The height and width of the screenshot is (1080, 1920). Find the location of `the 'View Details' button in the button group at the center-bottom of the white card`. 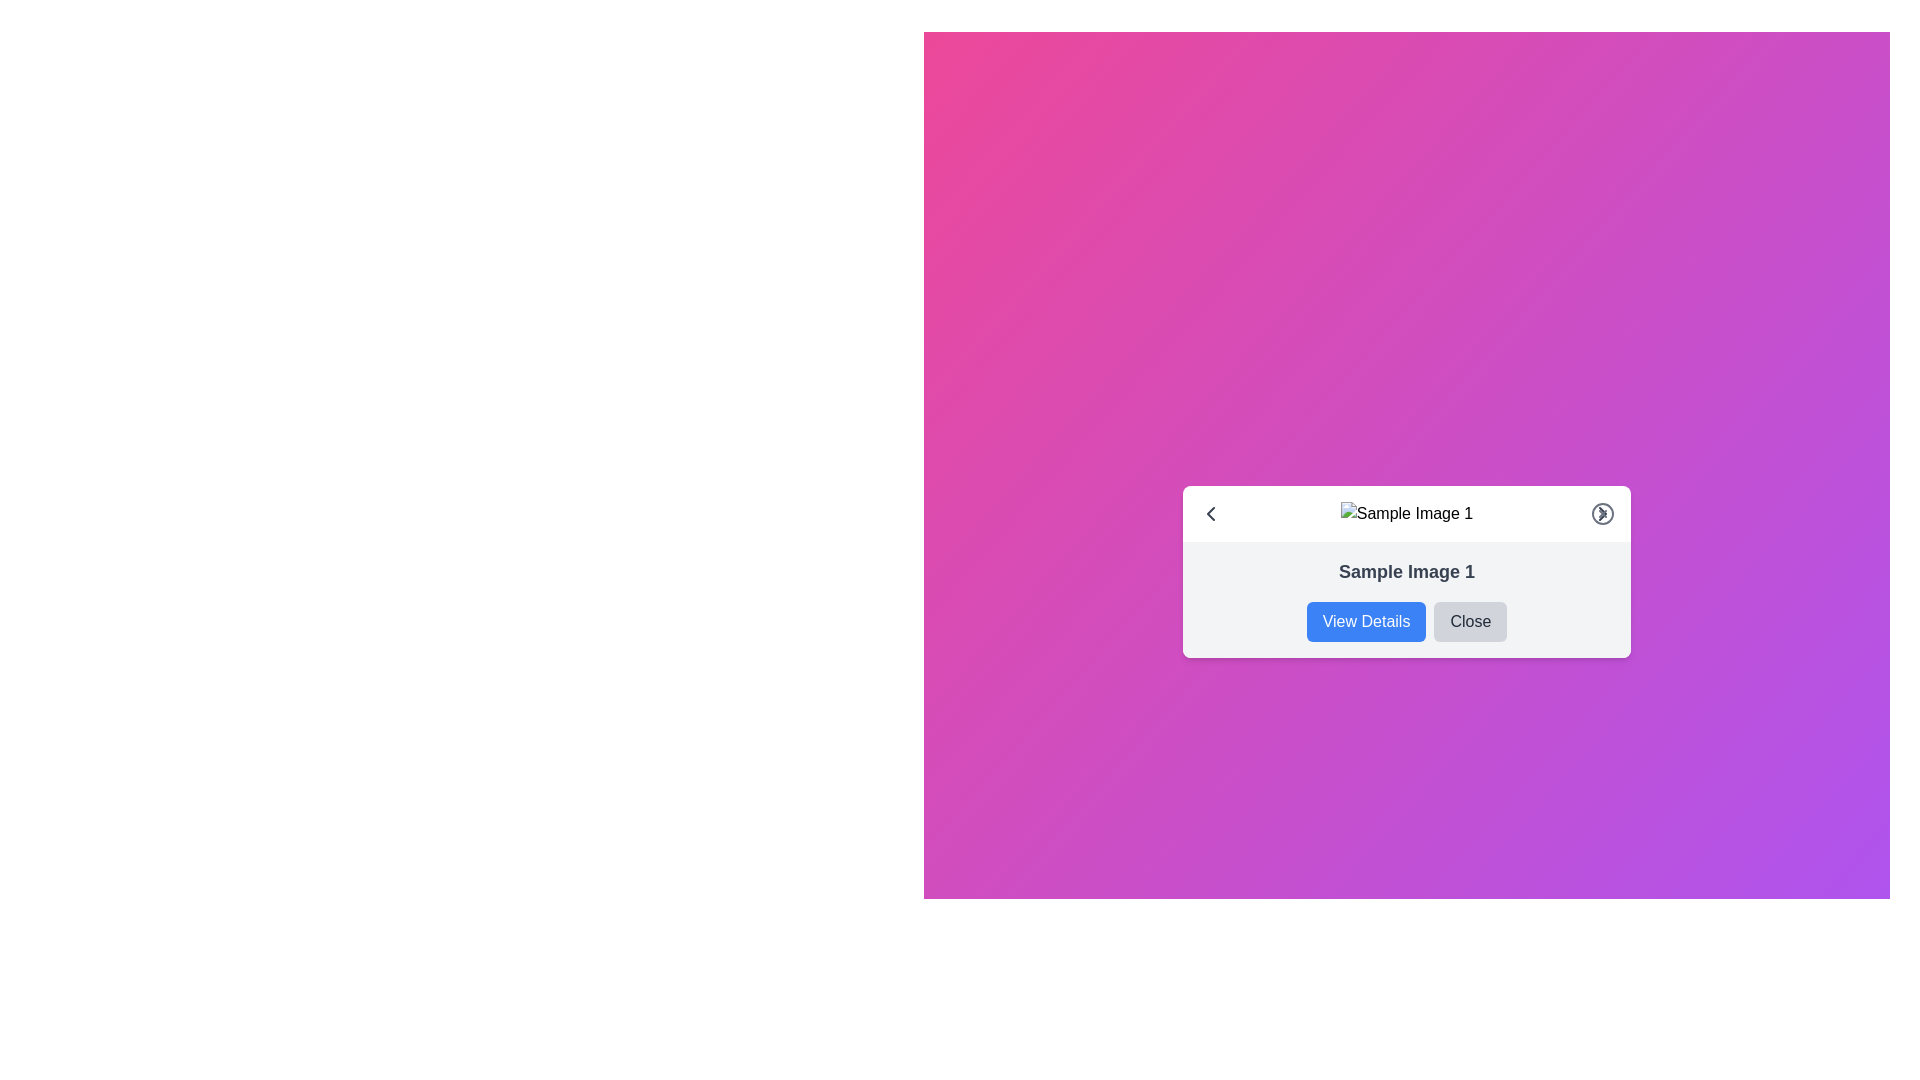

the 'View Details' button in the button group at the center-bottom of the white card is located at coordinates (1405, 620).